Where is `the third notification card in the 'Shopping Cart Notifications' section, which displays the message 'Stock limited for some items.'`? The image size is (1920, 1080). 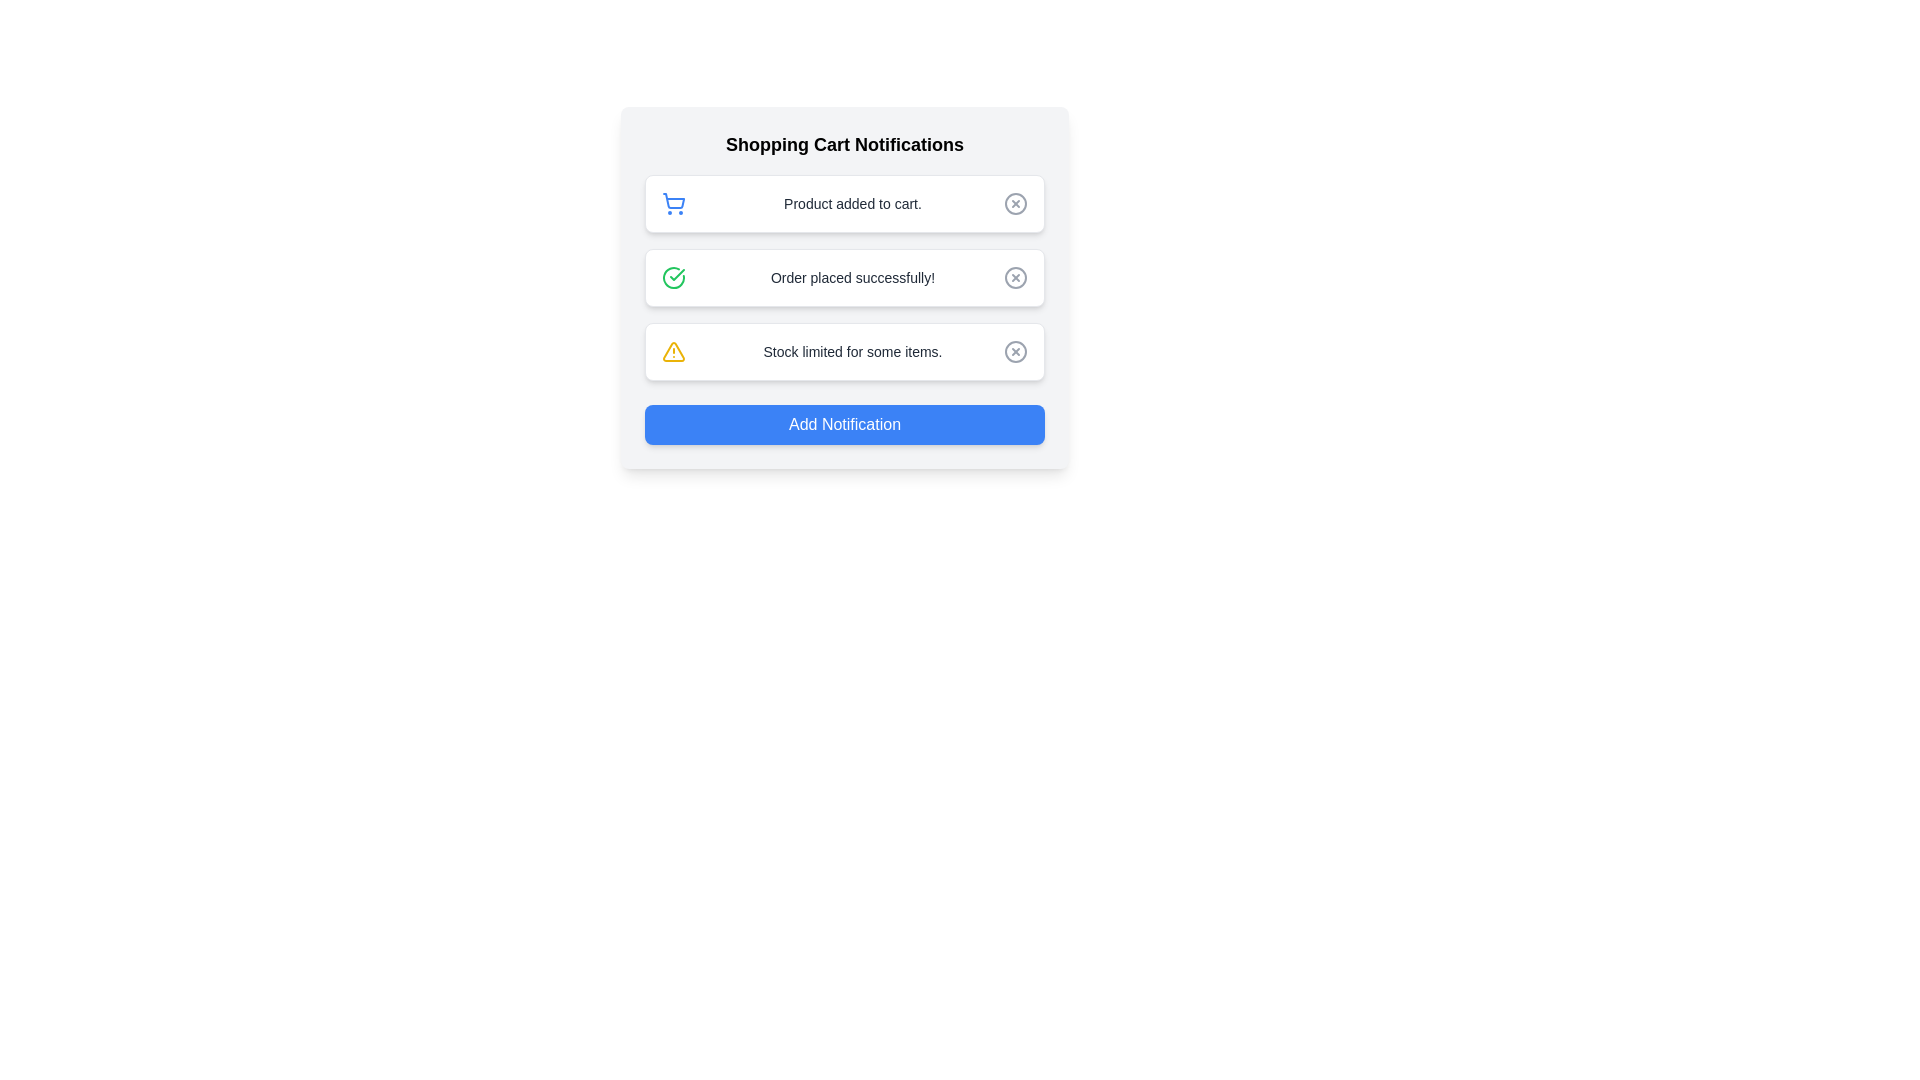
the third notification card in the 'Shopping Cart Notifications' section, which displays the message 'Stock limited for some items.' is located at coordinates (844, 350).